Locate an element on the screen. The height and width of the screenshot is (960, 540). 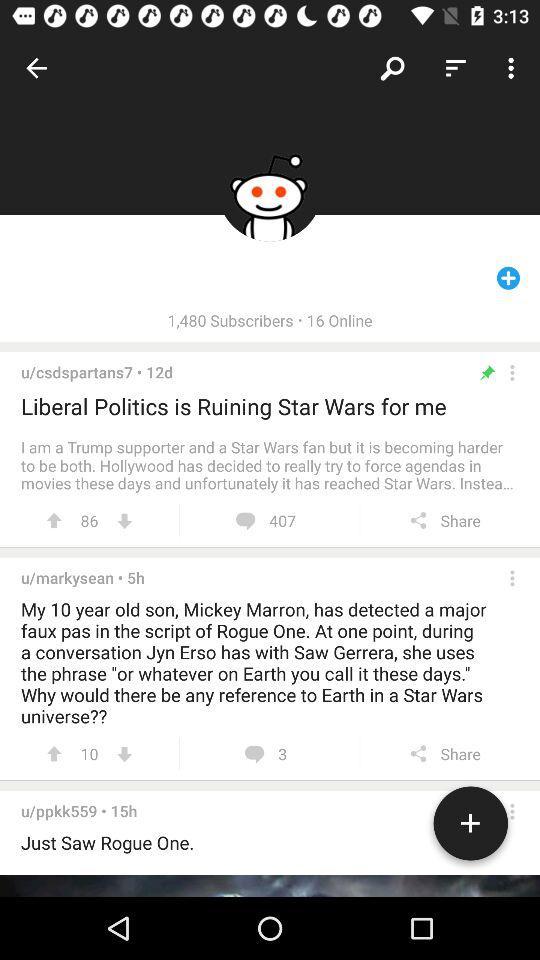
downvote is located at coordinates (124, 519).